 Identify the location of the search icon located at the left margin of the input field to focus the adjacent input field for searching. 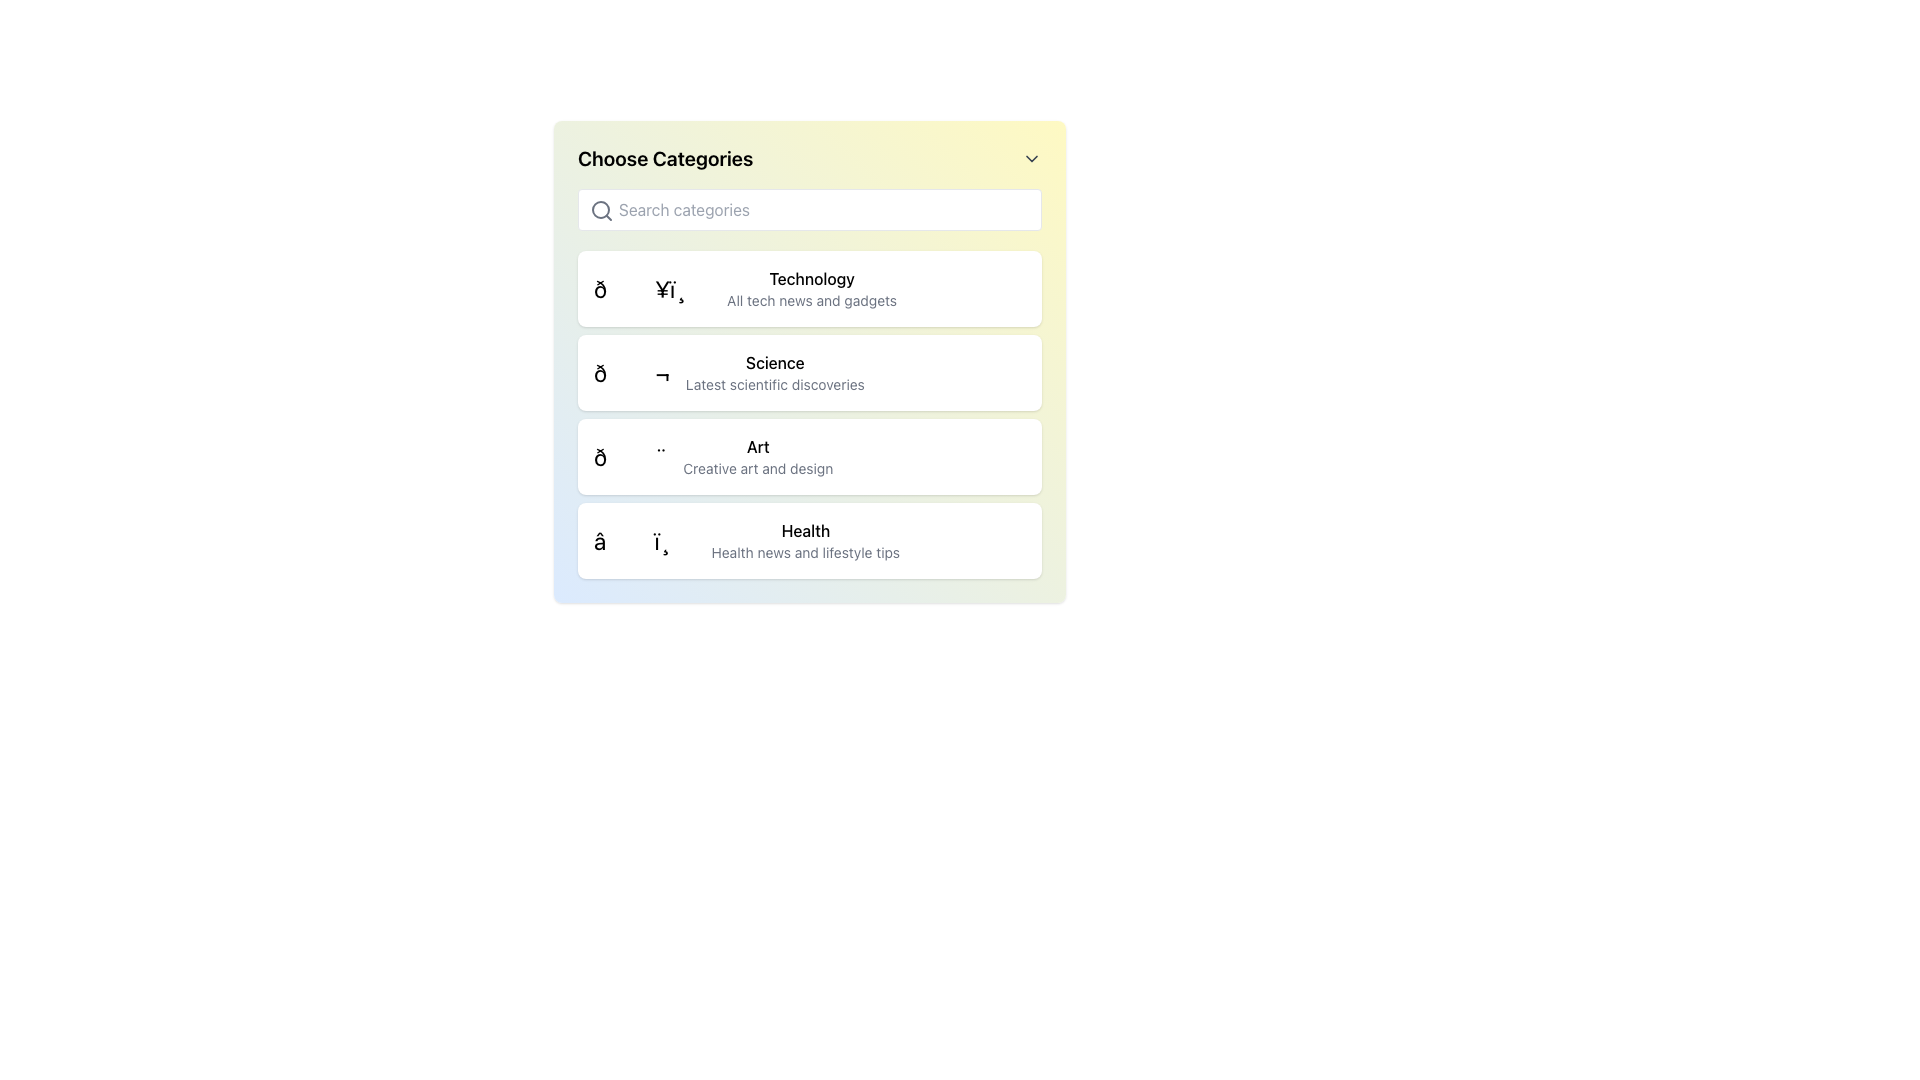
(600, 211).